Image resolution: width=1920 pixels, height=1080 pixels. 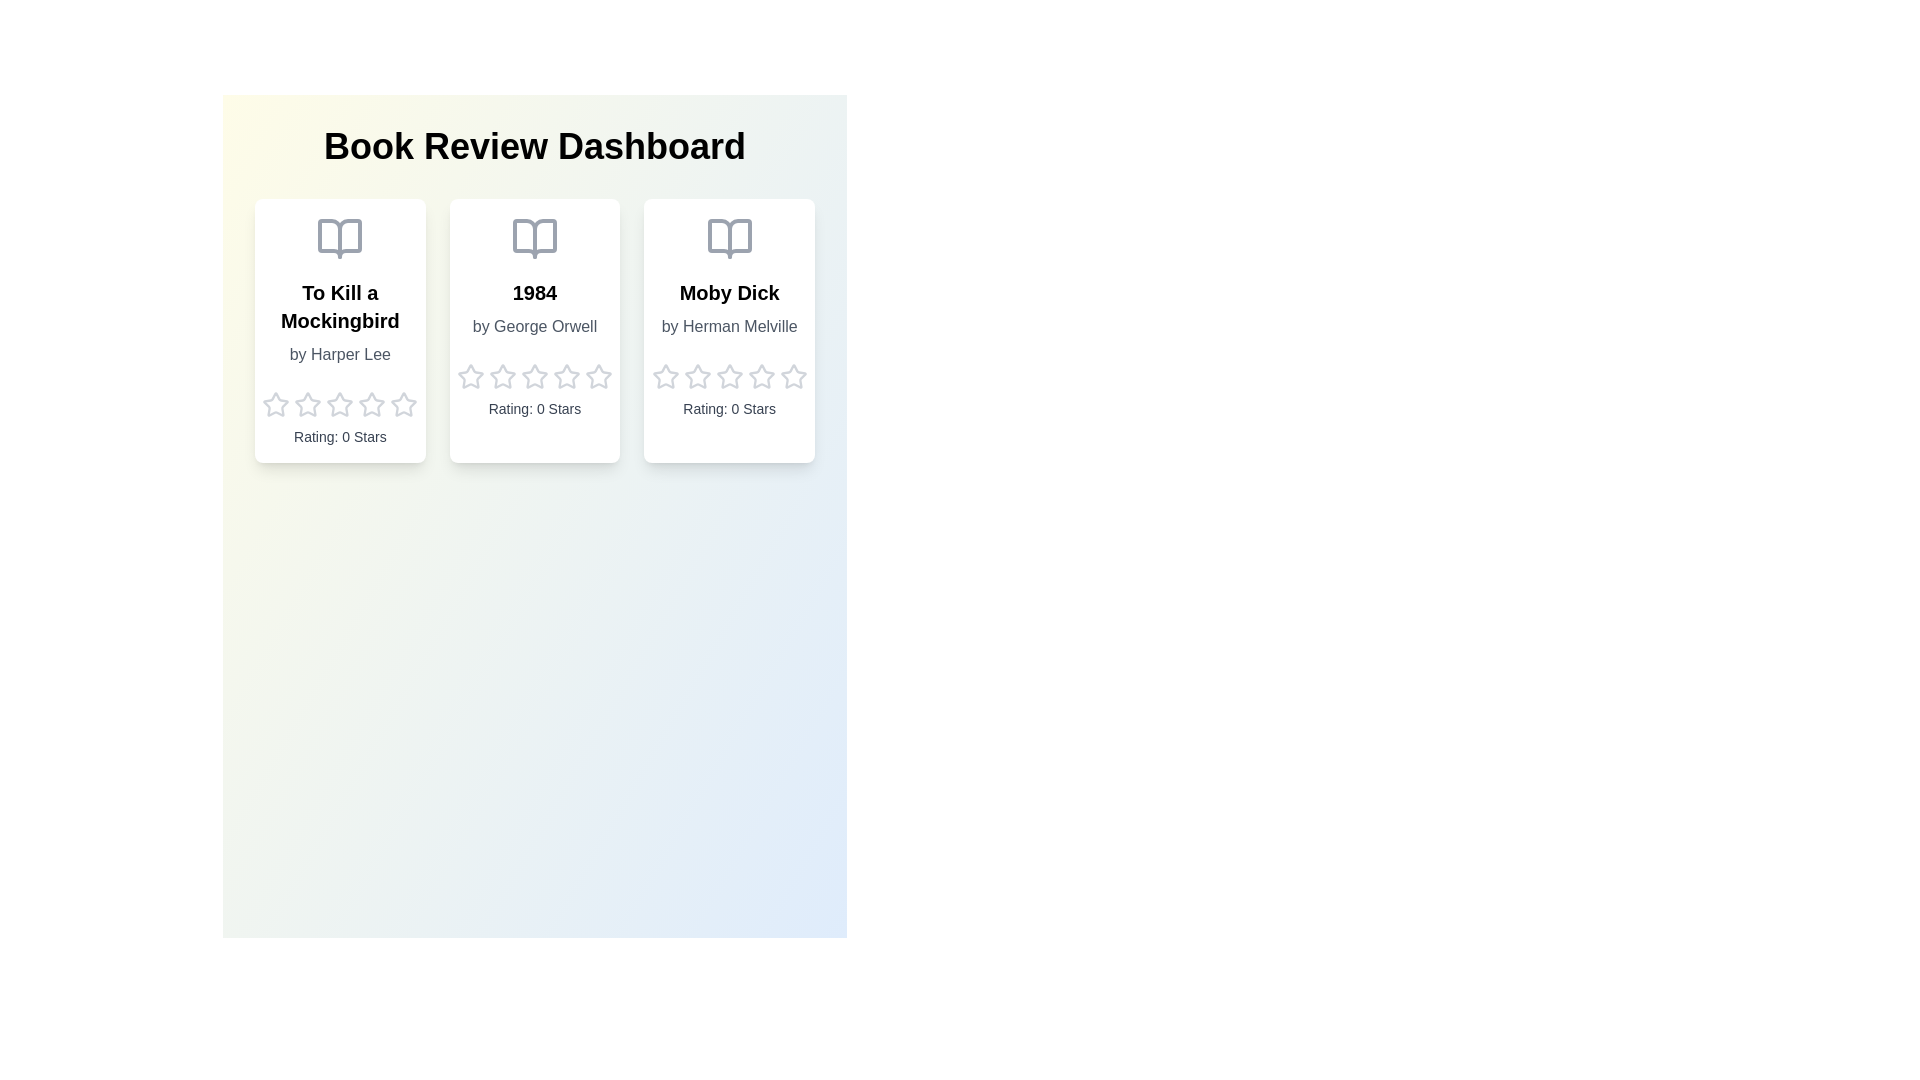 What do you see at coordinates (340, 405) in the screenshot?
I see `the star icon corresponding to the rating 3 for the book 1` at bounding box center [340, 405].